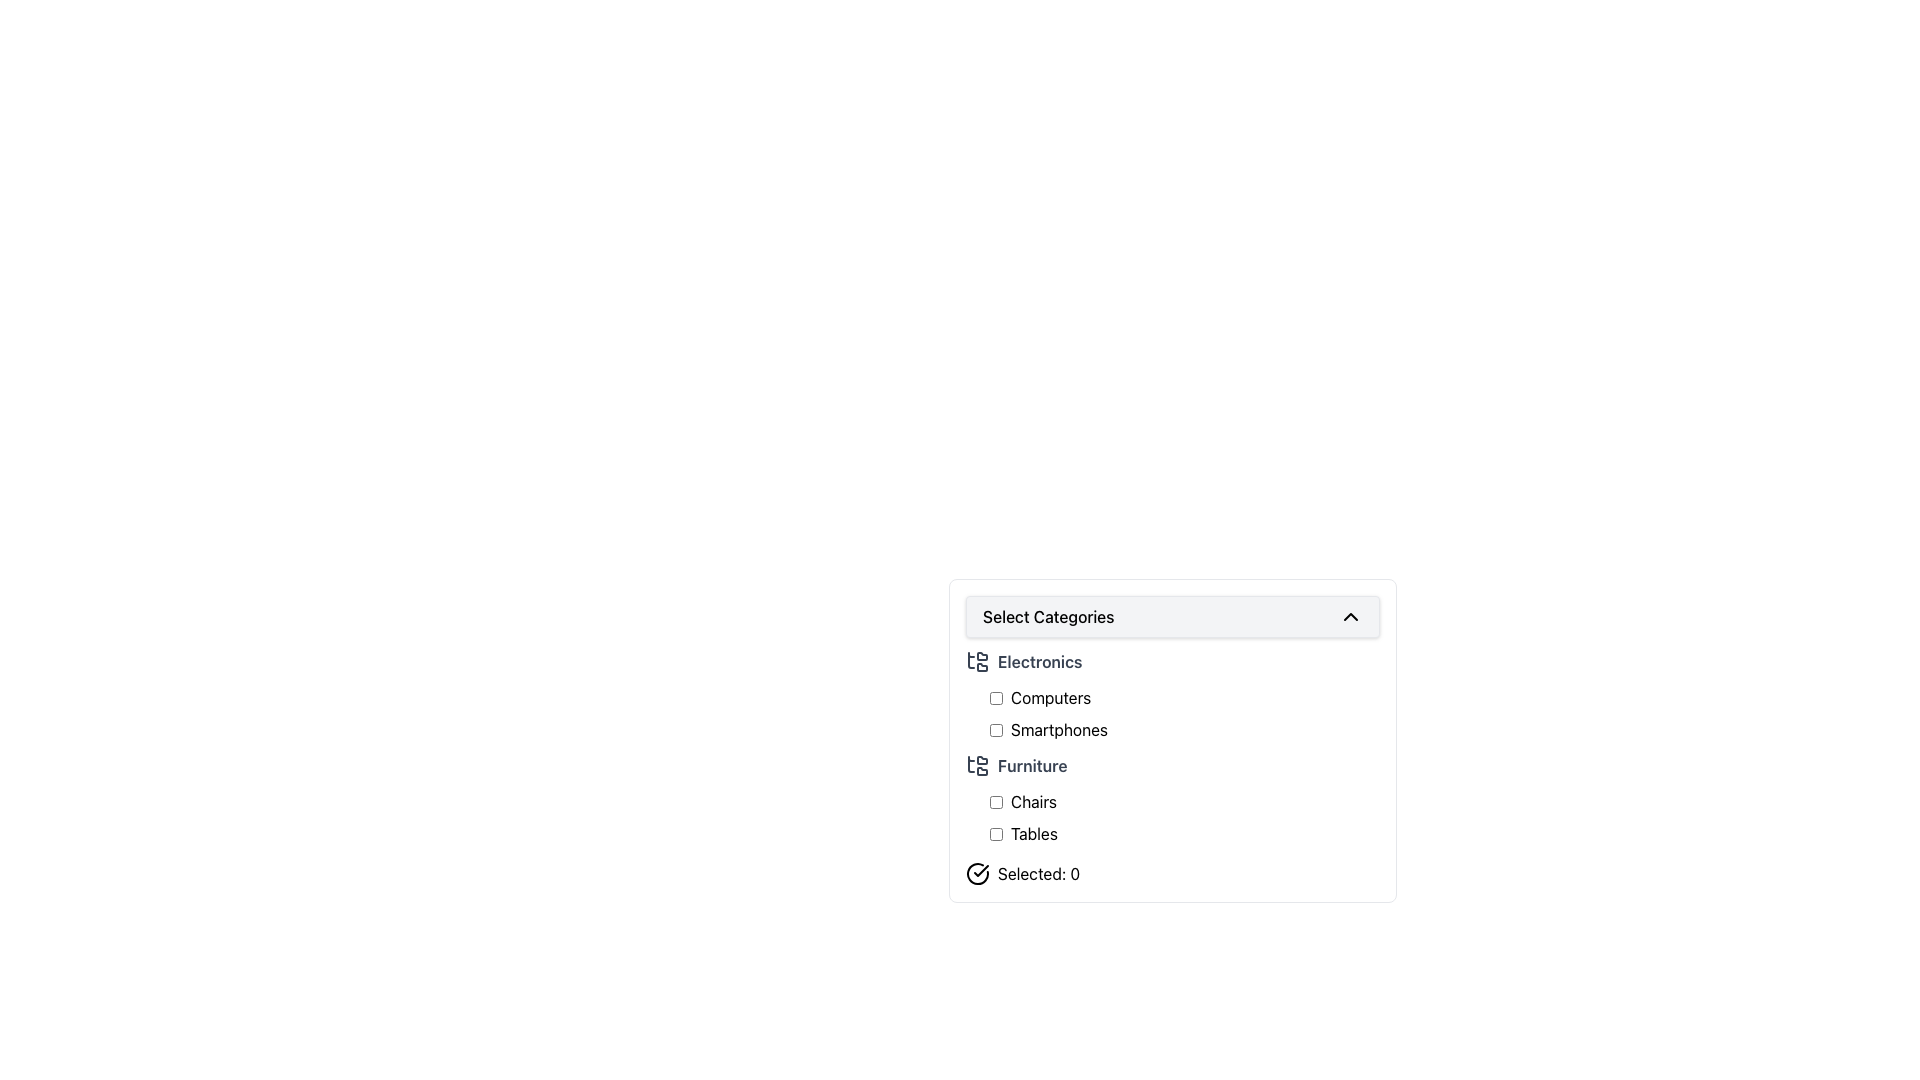 The width and height of the screenshot is (1920, 1080). What do you see at coordinates (996, 729) in the screenshot?
I see `the 'Smartphones' checkbox in the 'Select Categories' dropdown` at bounding box center [996, 729].